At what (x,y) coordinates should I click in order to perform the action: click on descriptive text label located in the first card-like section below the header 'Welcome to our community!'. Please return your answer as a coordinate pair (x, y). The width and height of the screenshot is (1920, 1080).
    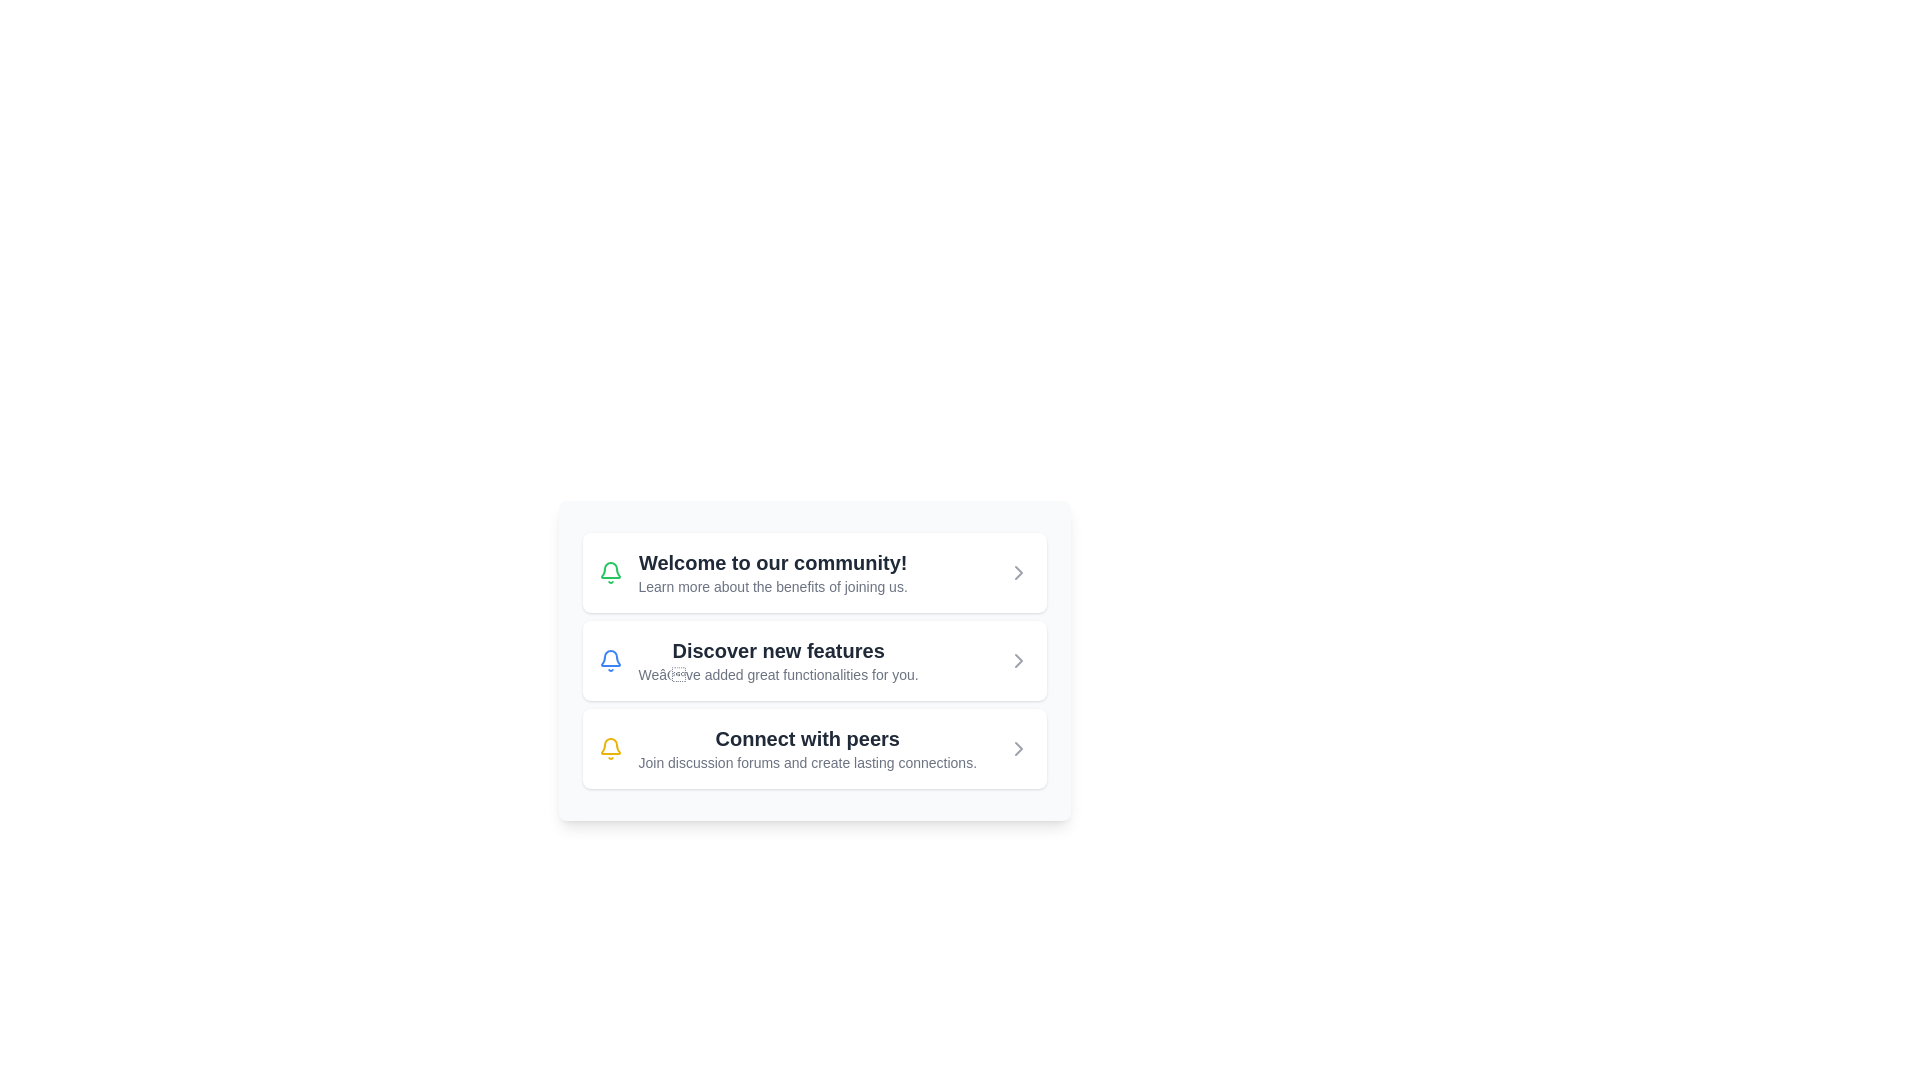
    Looking at the image, I should click on (772, 585).